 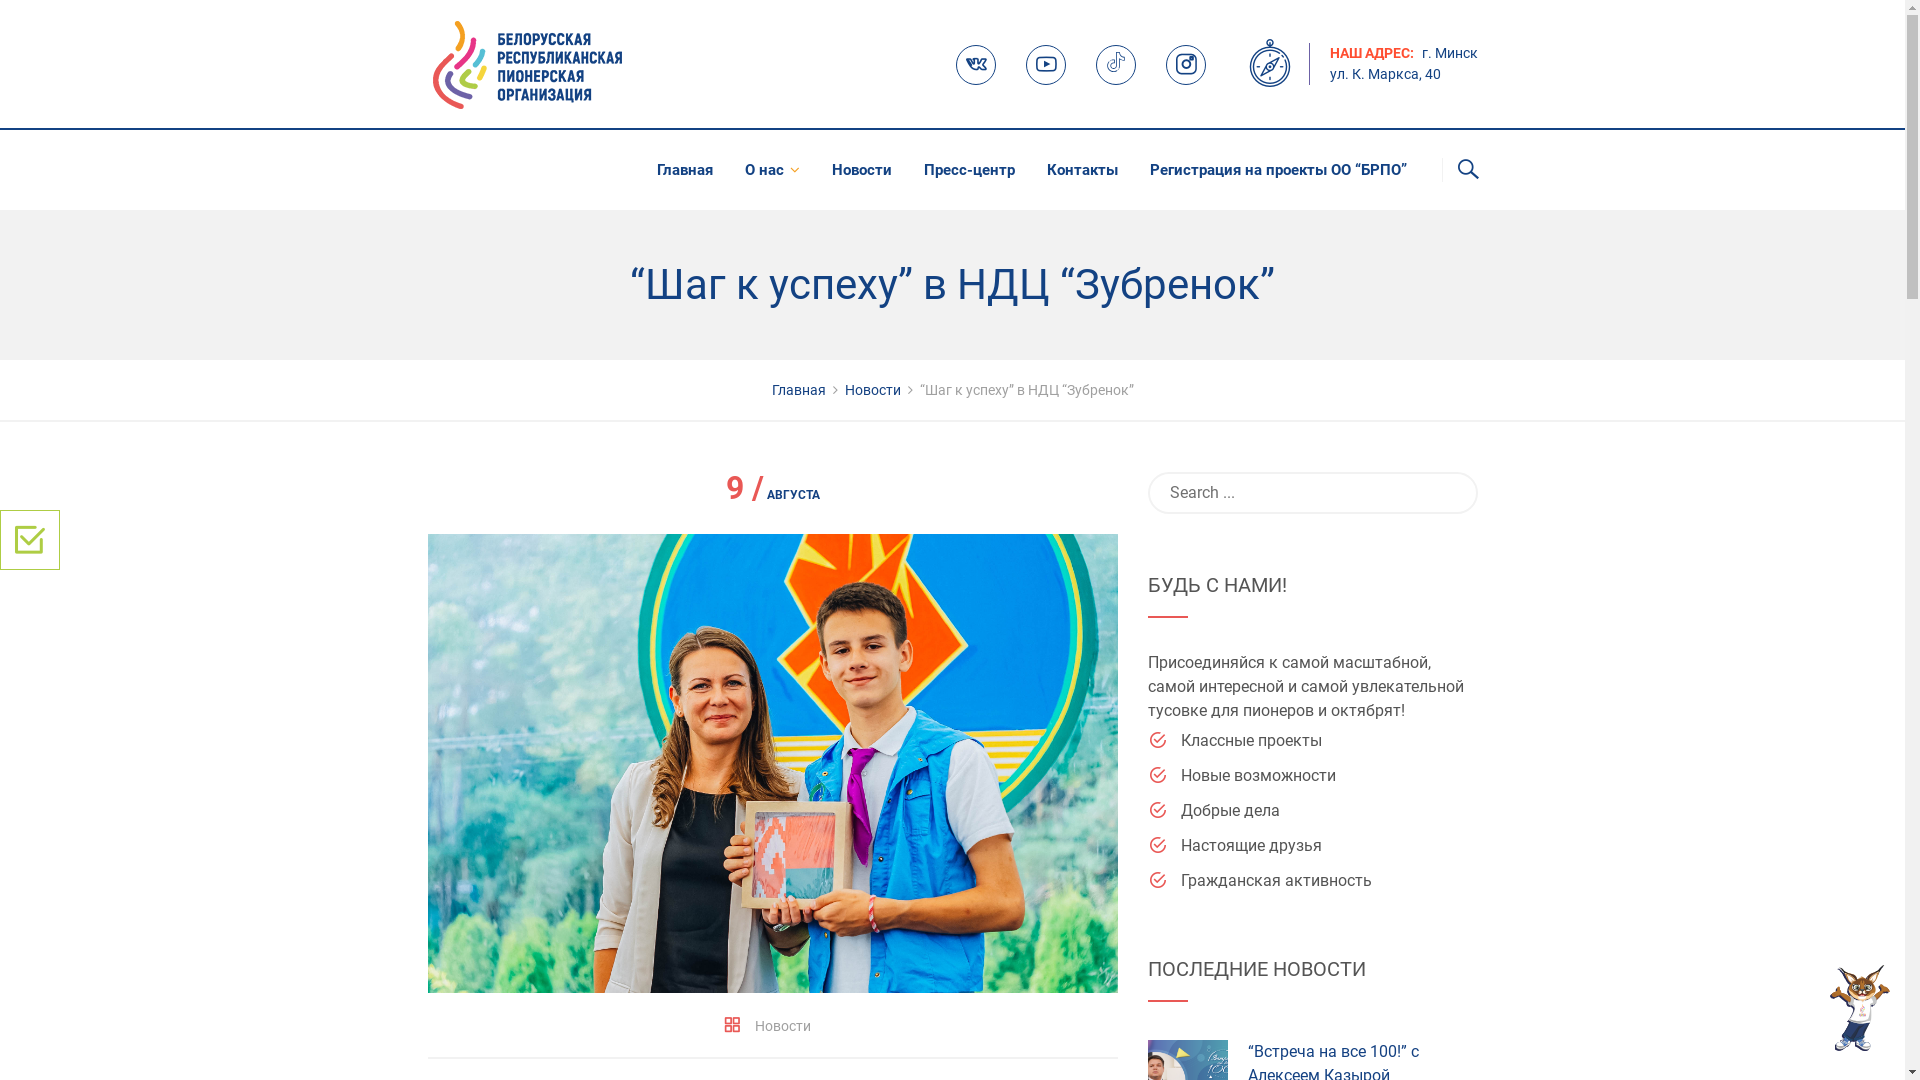 I want to click on 'Youtube', so click(x=1026, y=64).